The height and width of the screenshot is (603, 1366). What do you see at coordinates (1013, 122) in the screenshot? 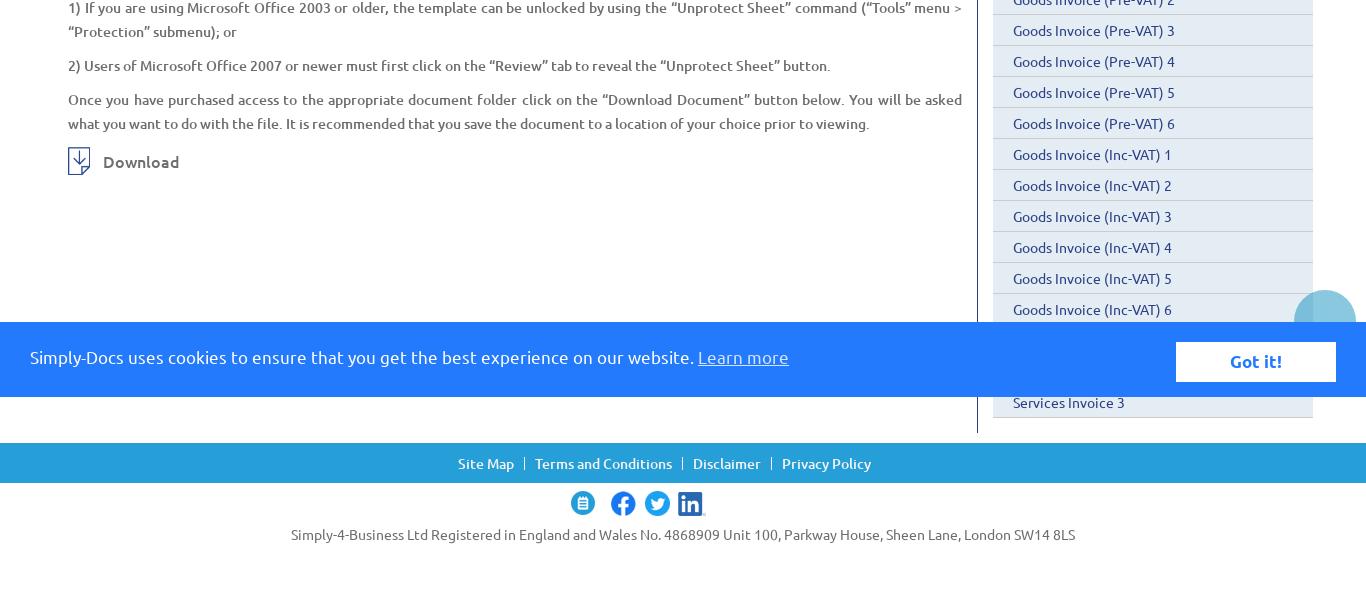
I see `'Goods Invoice (Pre-VAT) 6'` at bounding box center [1013, 122].